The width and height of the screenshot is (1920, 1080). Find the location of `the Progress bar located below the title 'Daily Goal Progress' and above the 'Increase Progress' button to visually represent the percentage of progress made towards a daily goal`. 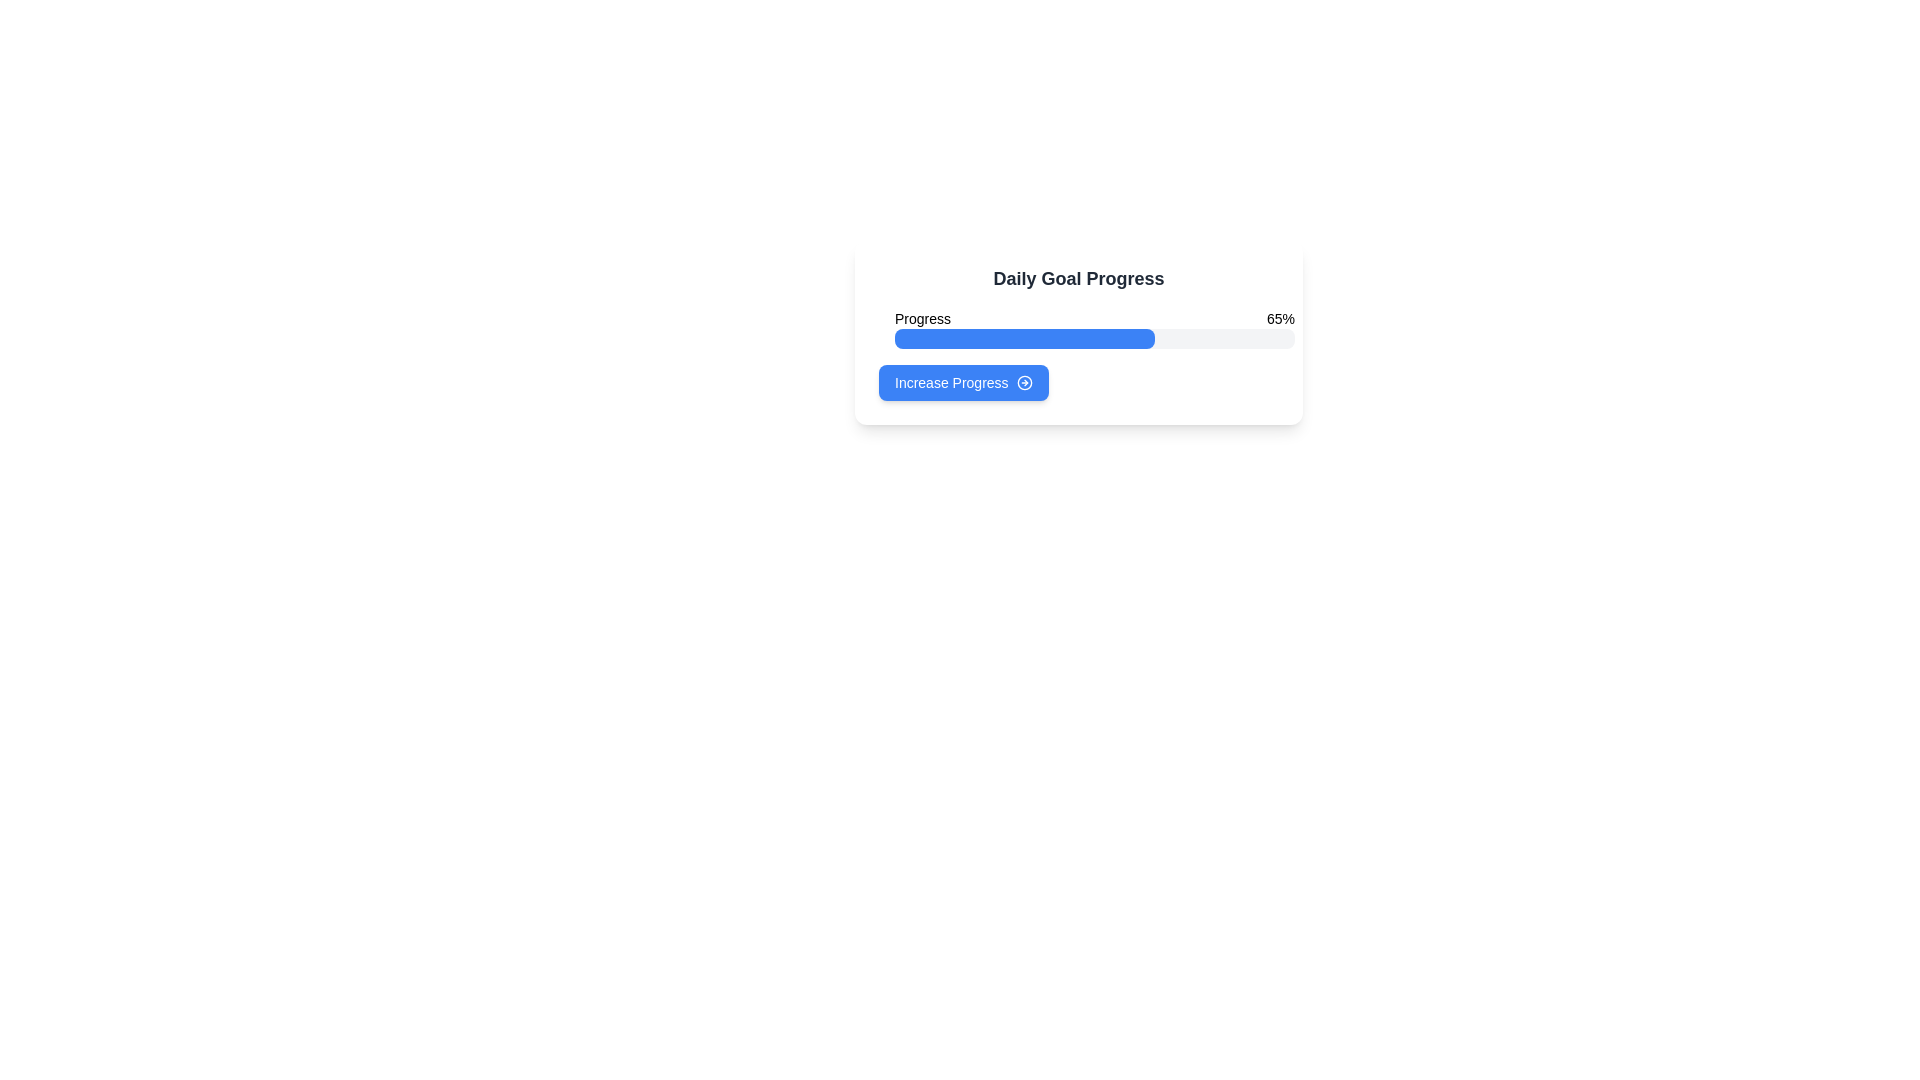

the Progress bar located below the title 'Daily Goal Progress' and above the 'Increase Progress' button to visually represent the percentage of progress made towards a daily goal is located at coordinates (1078, 331).